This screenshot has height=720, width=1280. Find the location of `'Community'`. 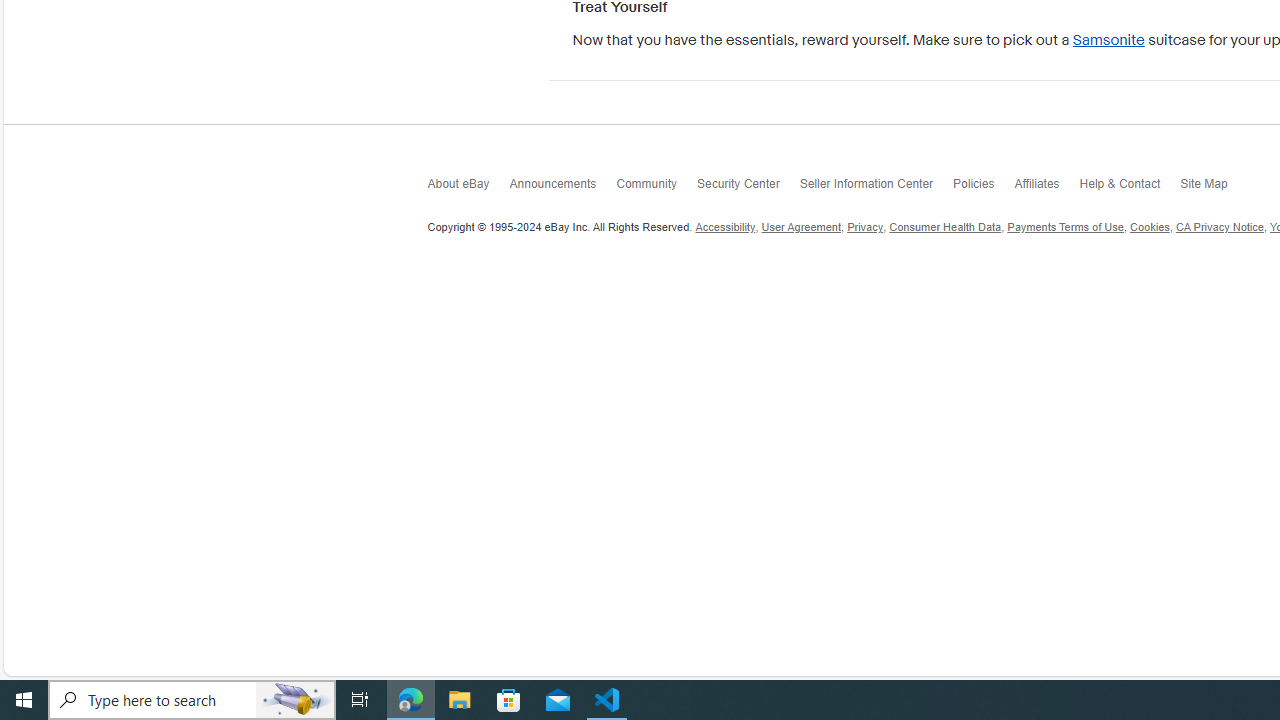

'Community' is located at coordinates (656, 189).